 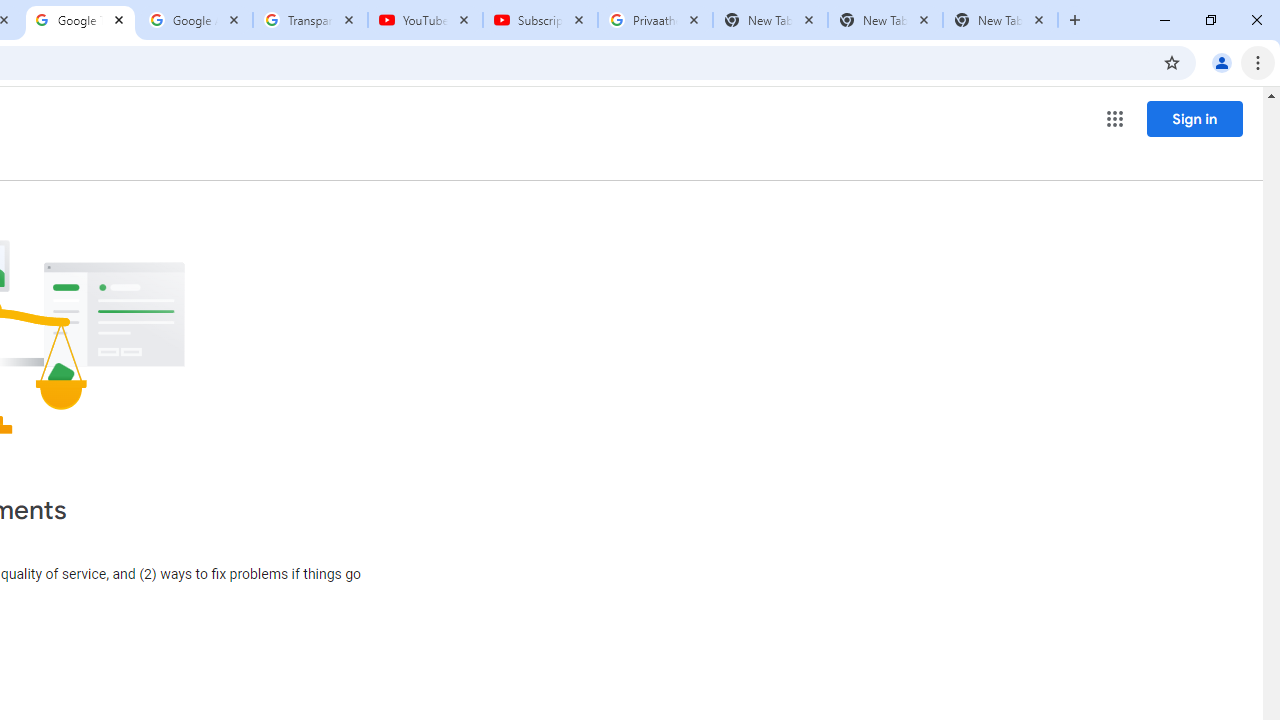 I want to click on 'New Tab', so click(x=1000, y=20).